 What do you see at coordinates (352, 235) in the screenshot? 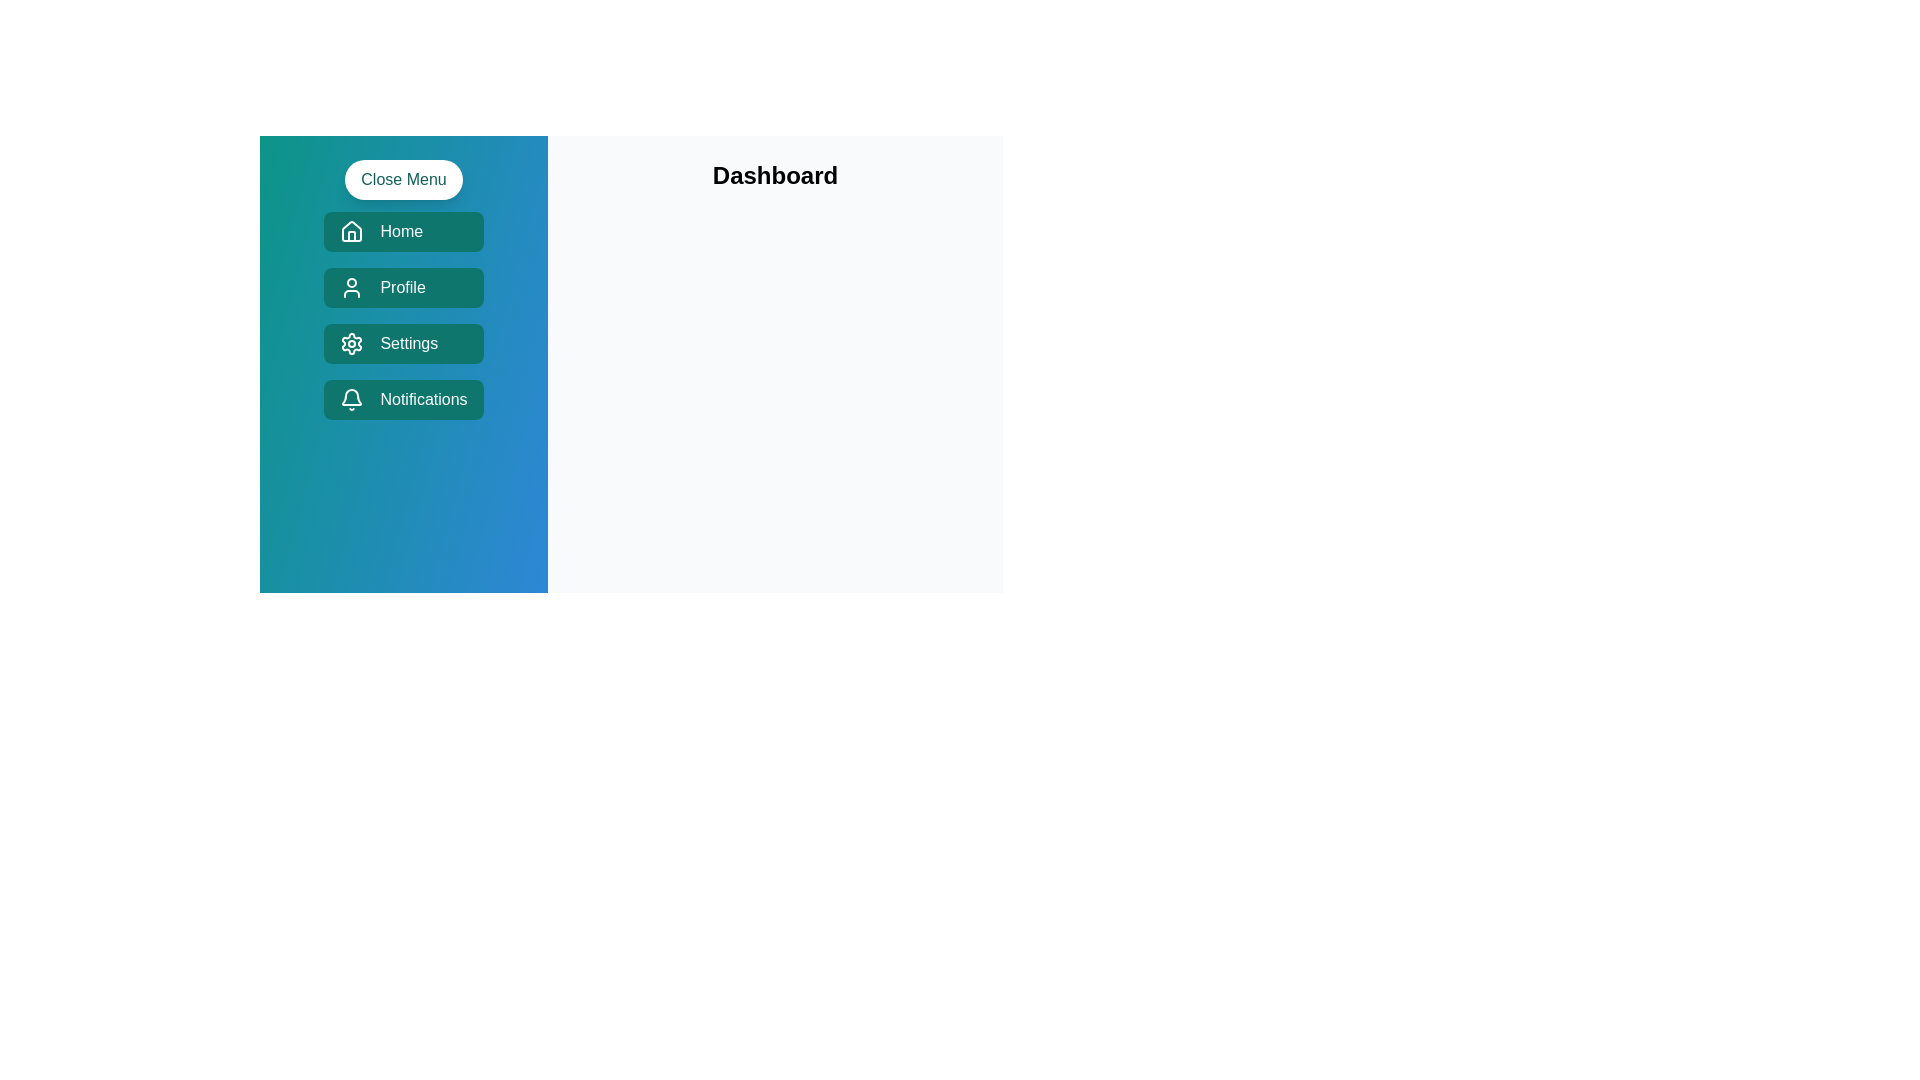
I see `the base of the house icon in the menu, which visually represents the 'Home' option in the vertical sidebar` at bounding box center [352, 235].